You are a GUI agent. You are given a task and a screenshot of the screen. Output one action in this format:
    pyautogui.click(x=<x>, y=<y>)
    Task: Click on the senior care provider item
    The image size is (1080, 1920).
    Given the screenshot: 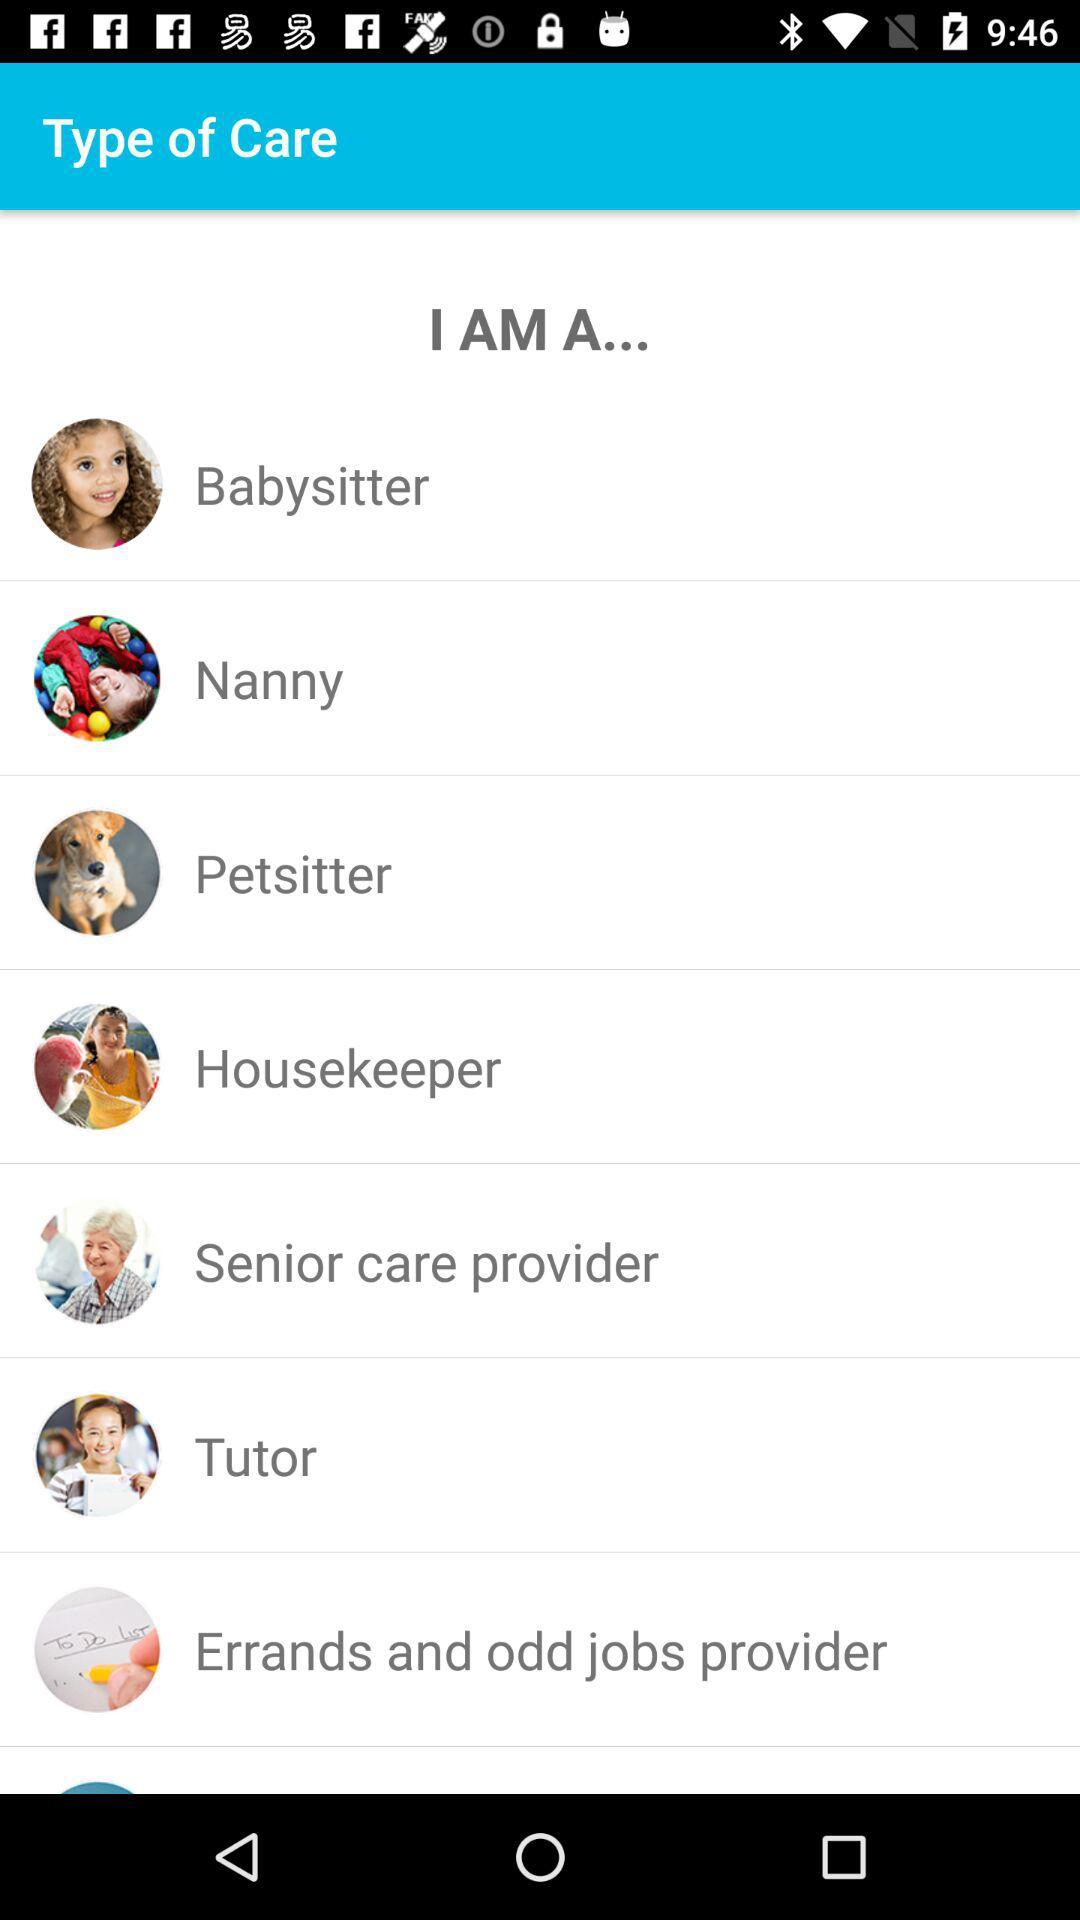 What is the action you would take?
    pyautogui.click(x=425, y=1260)
    